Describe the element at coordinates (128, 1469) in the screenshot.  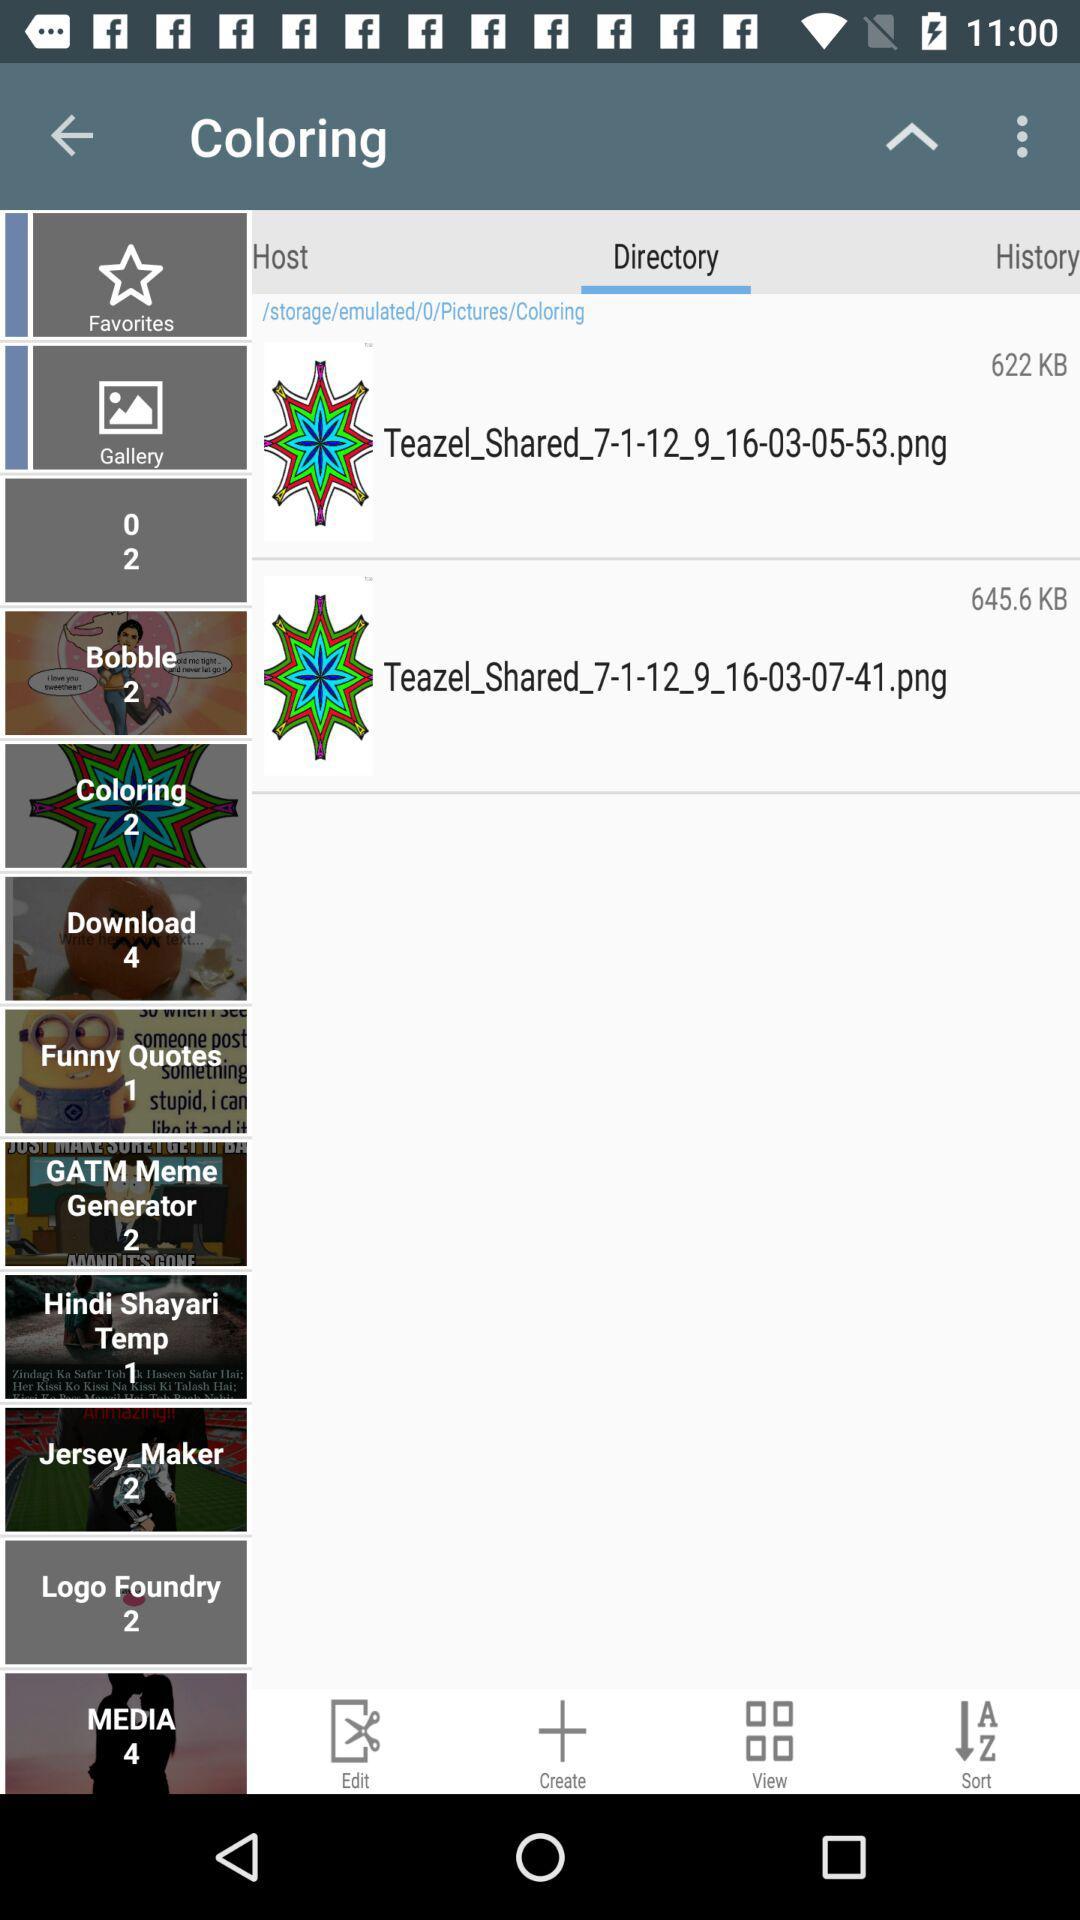
I see `the jersey_maker` at that location.